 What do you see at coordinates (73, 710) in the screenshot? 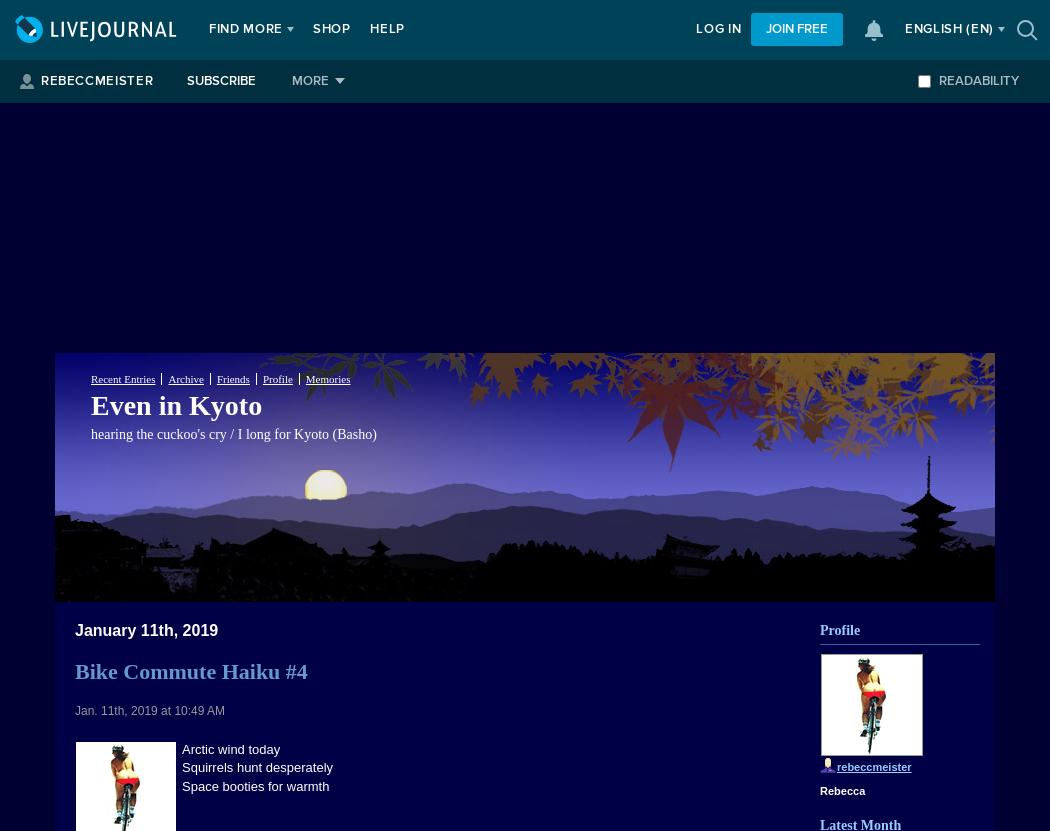
I see `'Jan. 11th, 2019 at 10:49 AM'` at bounding box center [73, 710].